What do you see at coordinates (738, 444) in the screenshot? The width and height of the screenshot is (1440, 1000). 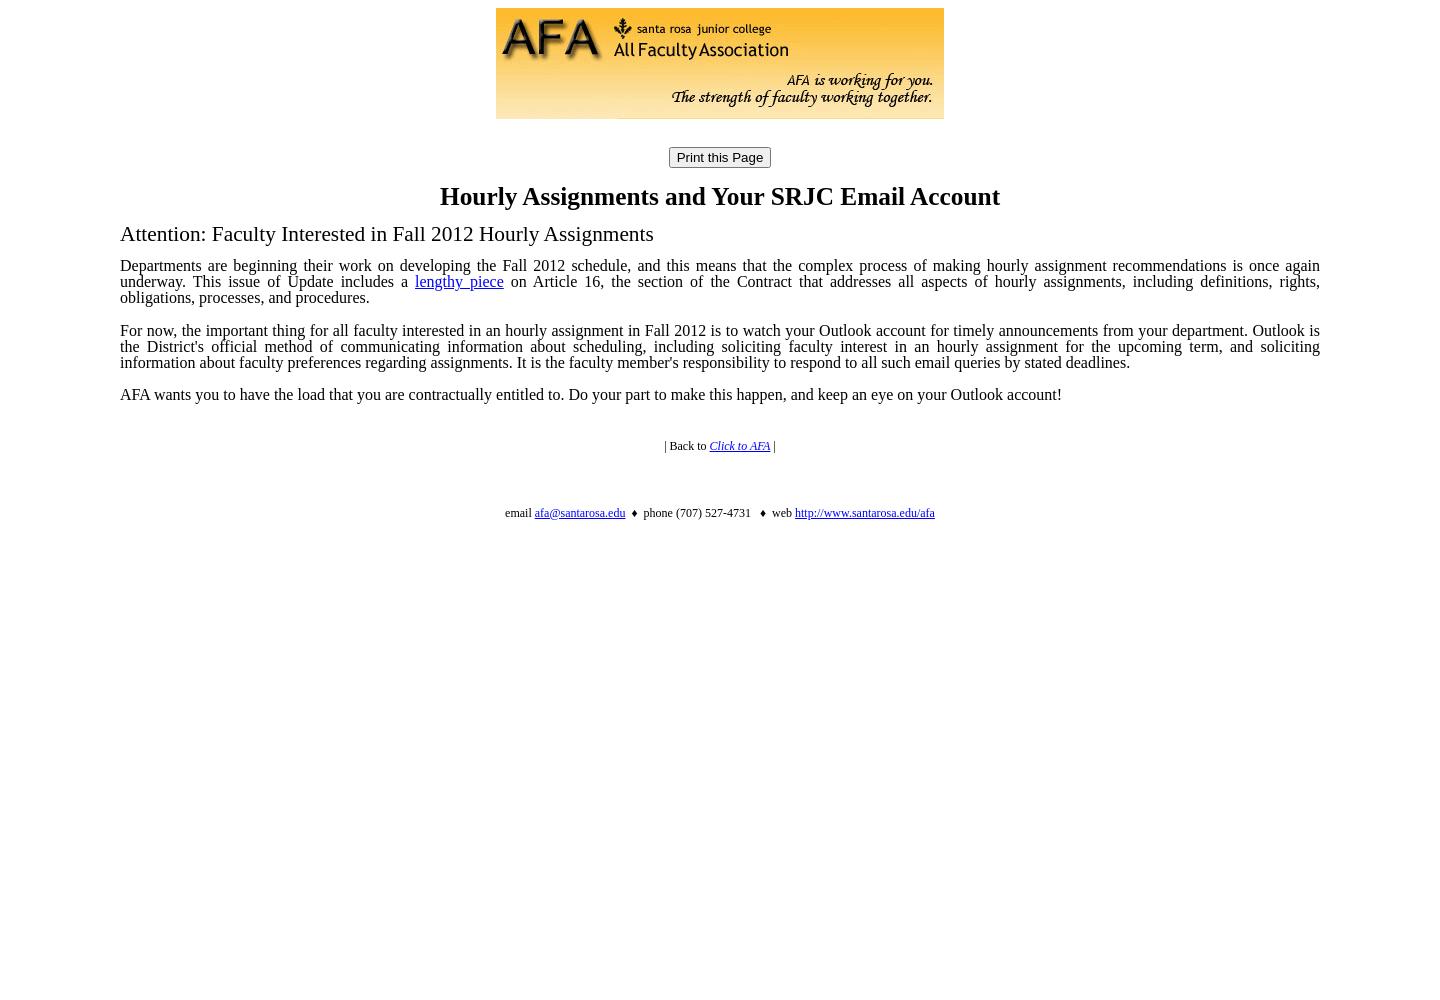 I see `'Click to AFA'` at bounding box center [738, 444].